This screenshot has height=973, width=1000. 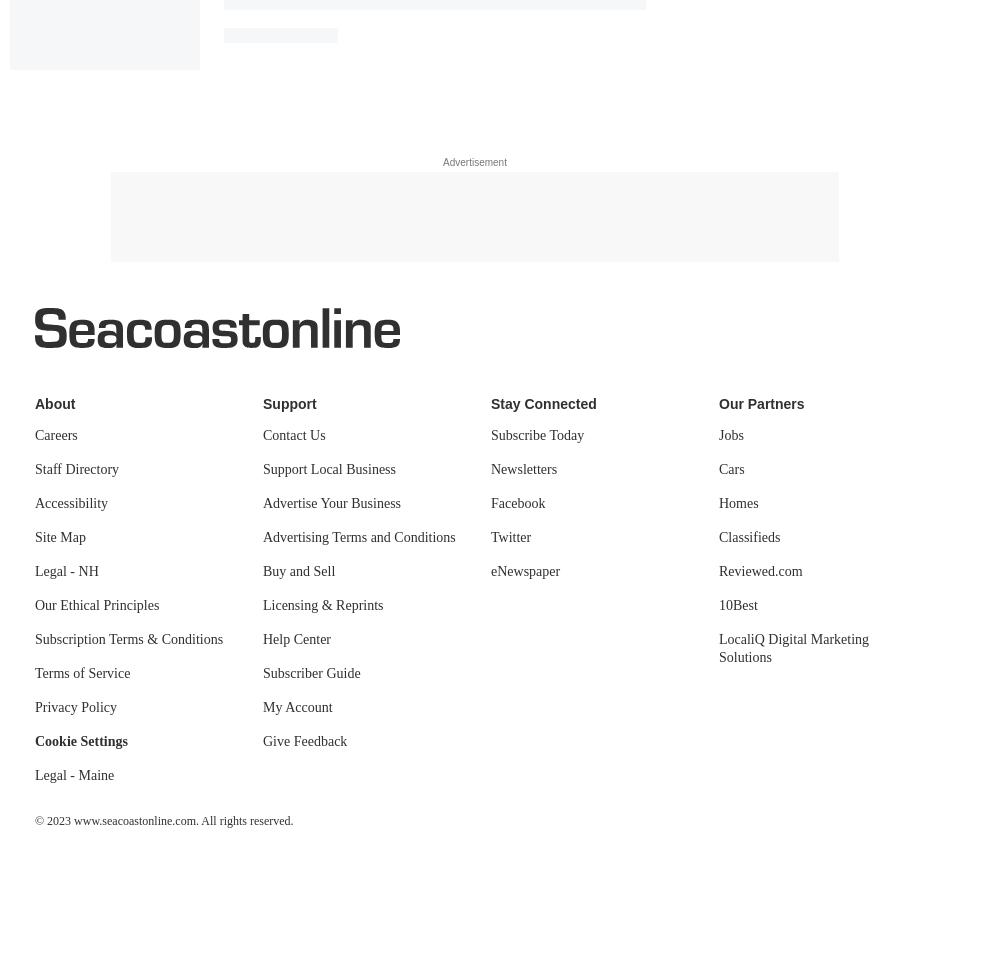 What do you see at coordinates (297, 638) in the screenshot?
I see `'Help Center'` at bounding box center [297, 638].